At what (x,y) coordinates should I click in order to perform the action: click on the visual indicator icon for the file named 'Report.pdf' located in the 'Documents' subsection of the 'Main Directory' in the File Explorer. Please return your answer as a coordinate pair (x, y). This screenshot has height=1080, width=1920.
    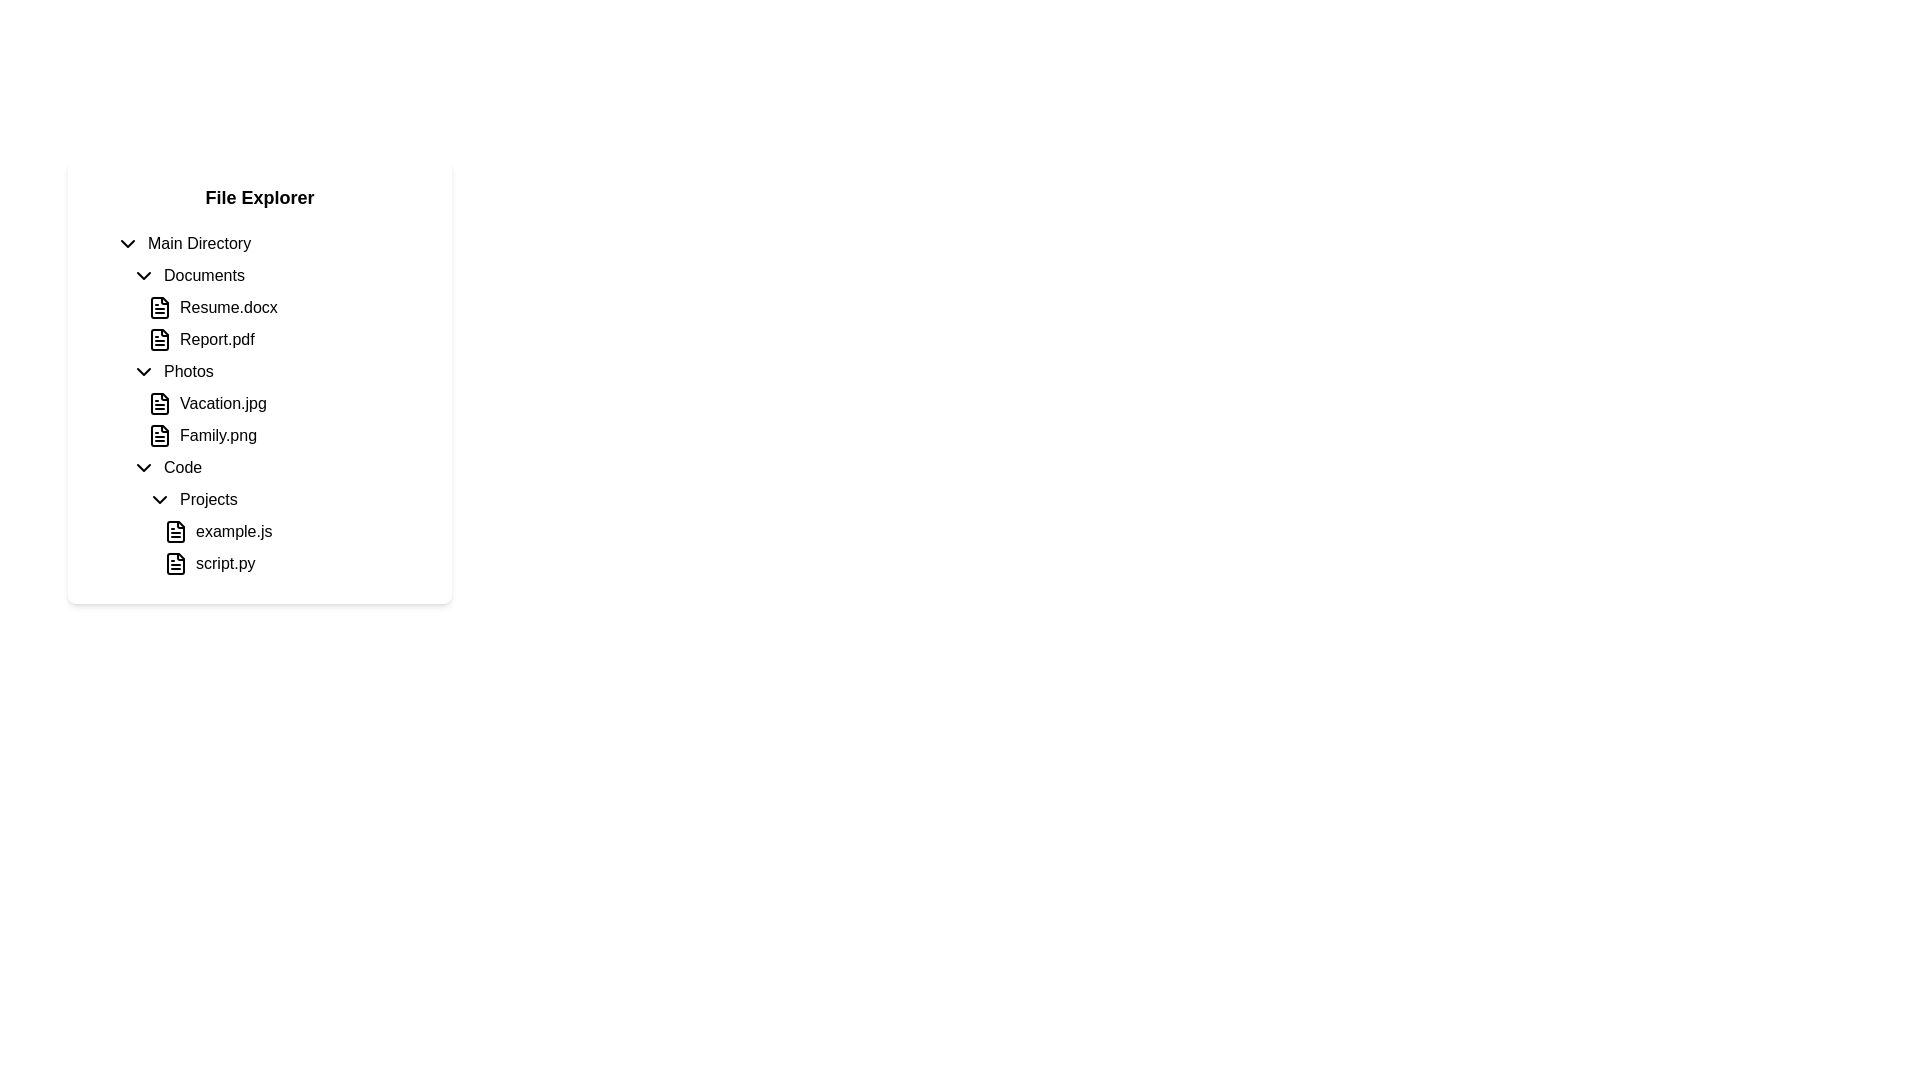
    Looking at the image, I should click on (158, 338).